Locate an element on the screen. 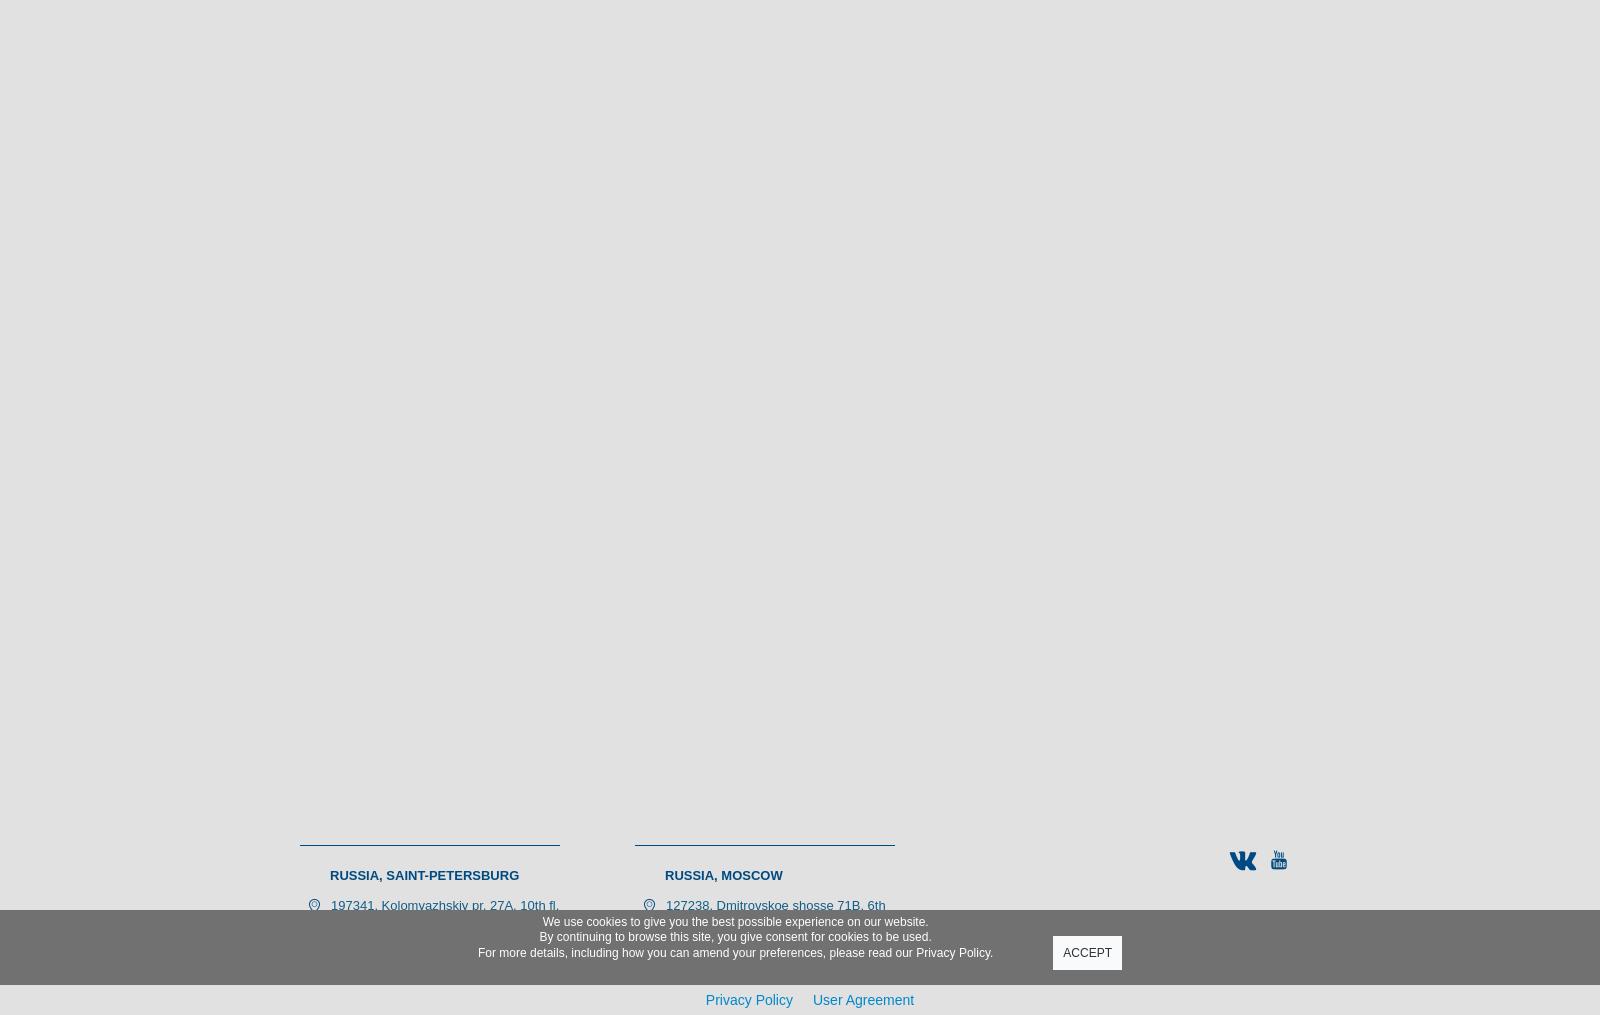  'moscow@hydravia.ru' is located at coordinates (728, 965).